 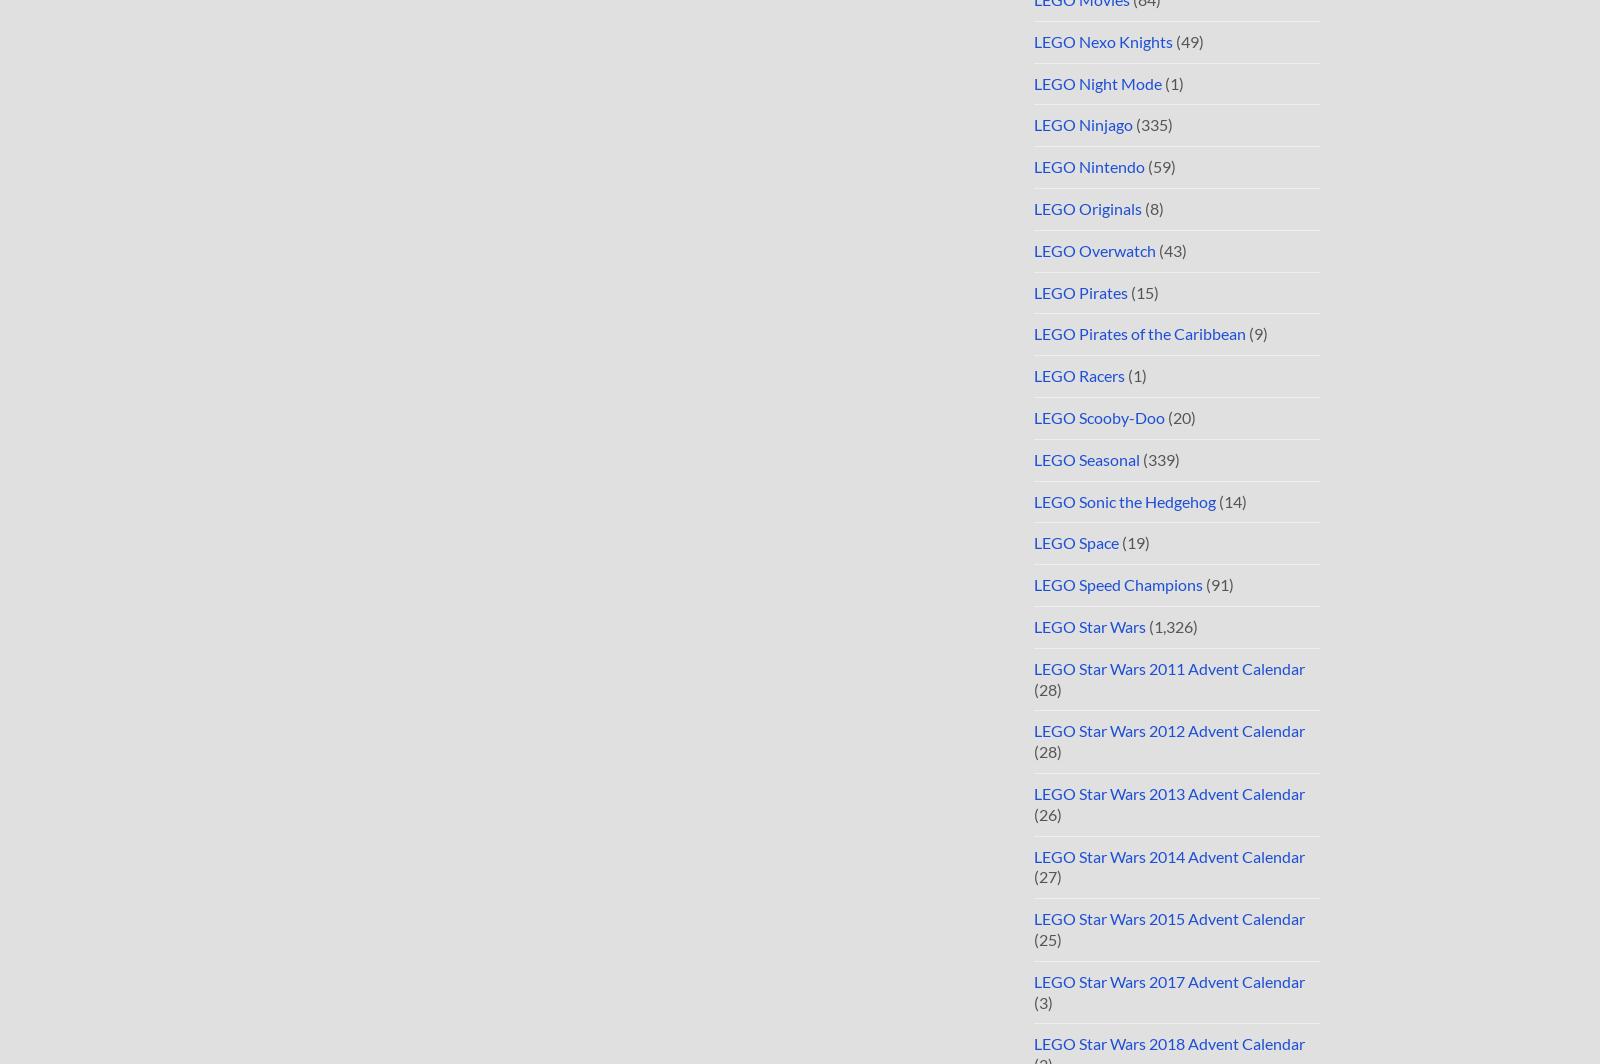 What do you see at coordinates (1160, 458) in the screenshot?
I see `'(339)'` at bounding box center [1160, 458].